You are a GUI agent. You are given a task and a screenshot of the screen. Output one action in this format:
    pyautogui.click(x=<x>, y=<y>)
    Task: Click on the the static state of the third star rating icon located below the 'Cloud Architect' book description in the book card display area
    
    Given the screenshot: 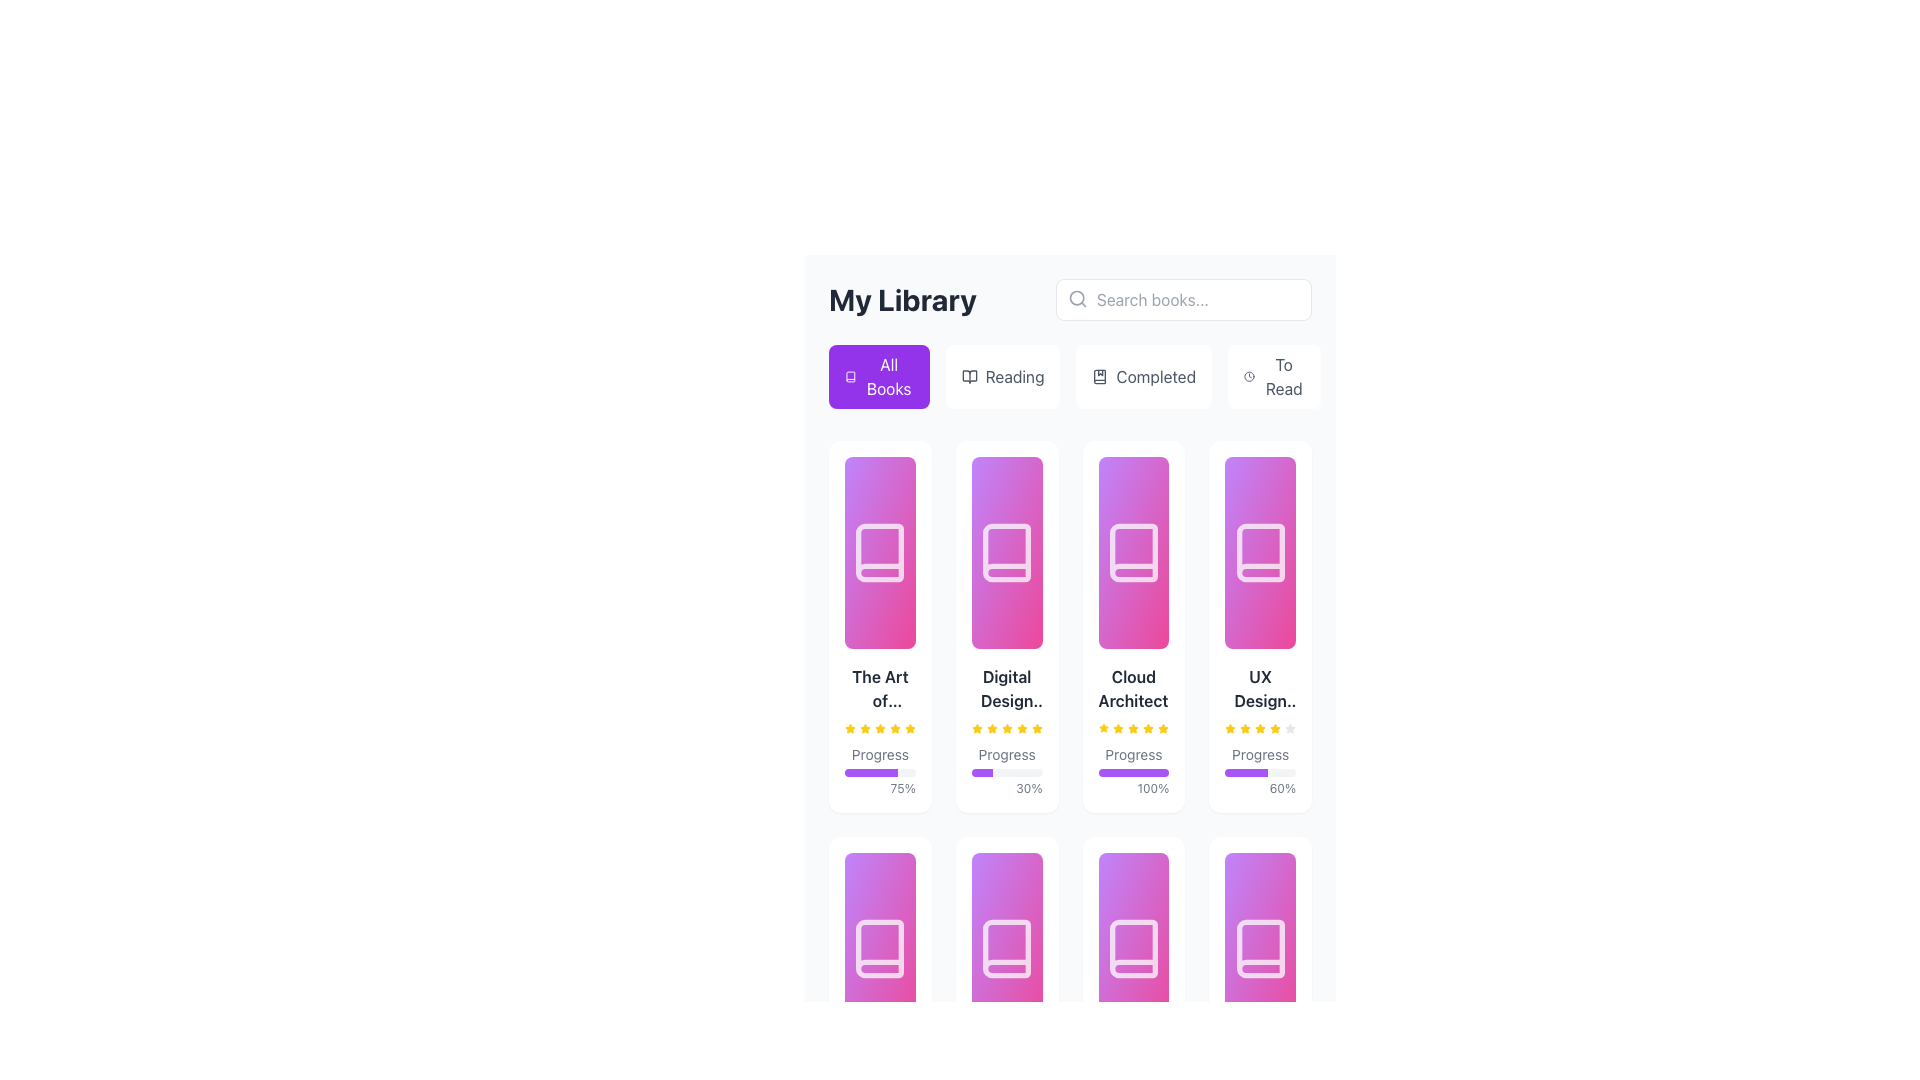 What is the action you would take?
    pyautogui.click(x=1103, y=728)
    